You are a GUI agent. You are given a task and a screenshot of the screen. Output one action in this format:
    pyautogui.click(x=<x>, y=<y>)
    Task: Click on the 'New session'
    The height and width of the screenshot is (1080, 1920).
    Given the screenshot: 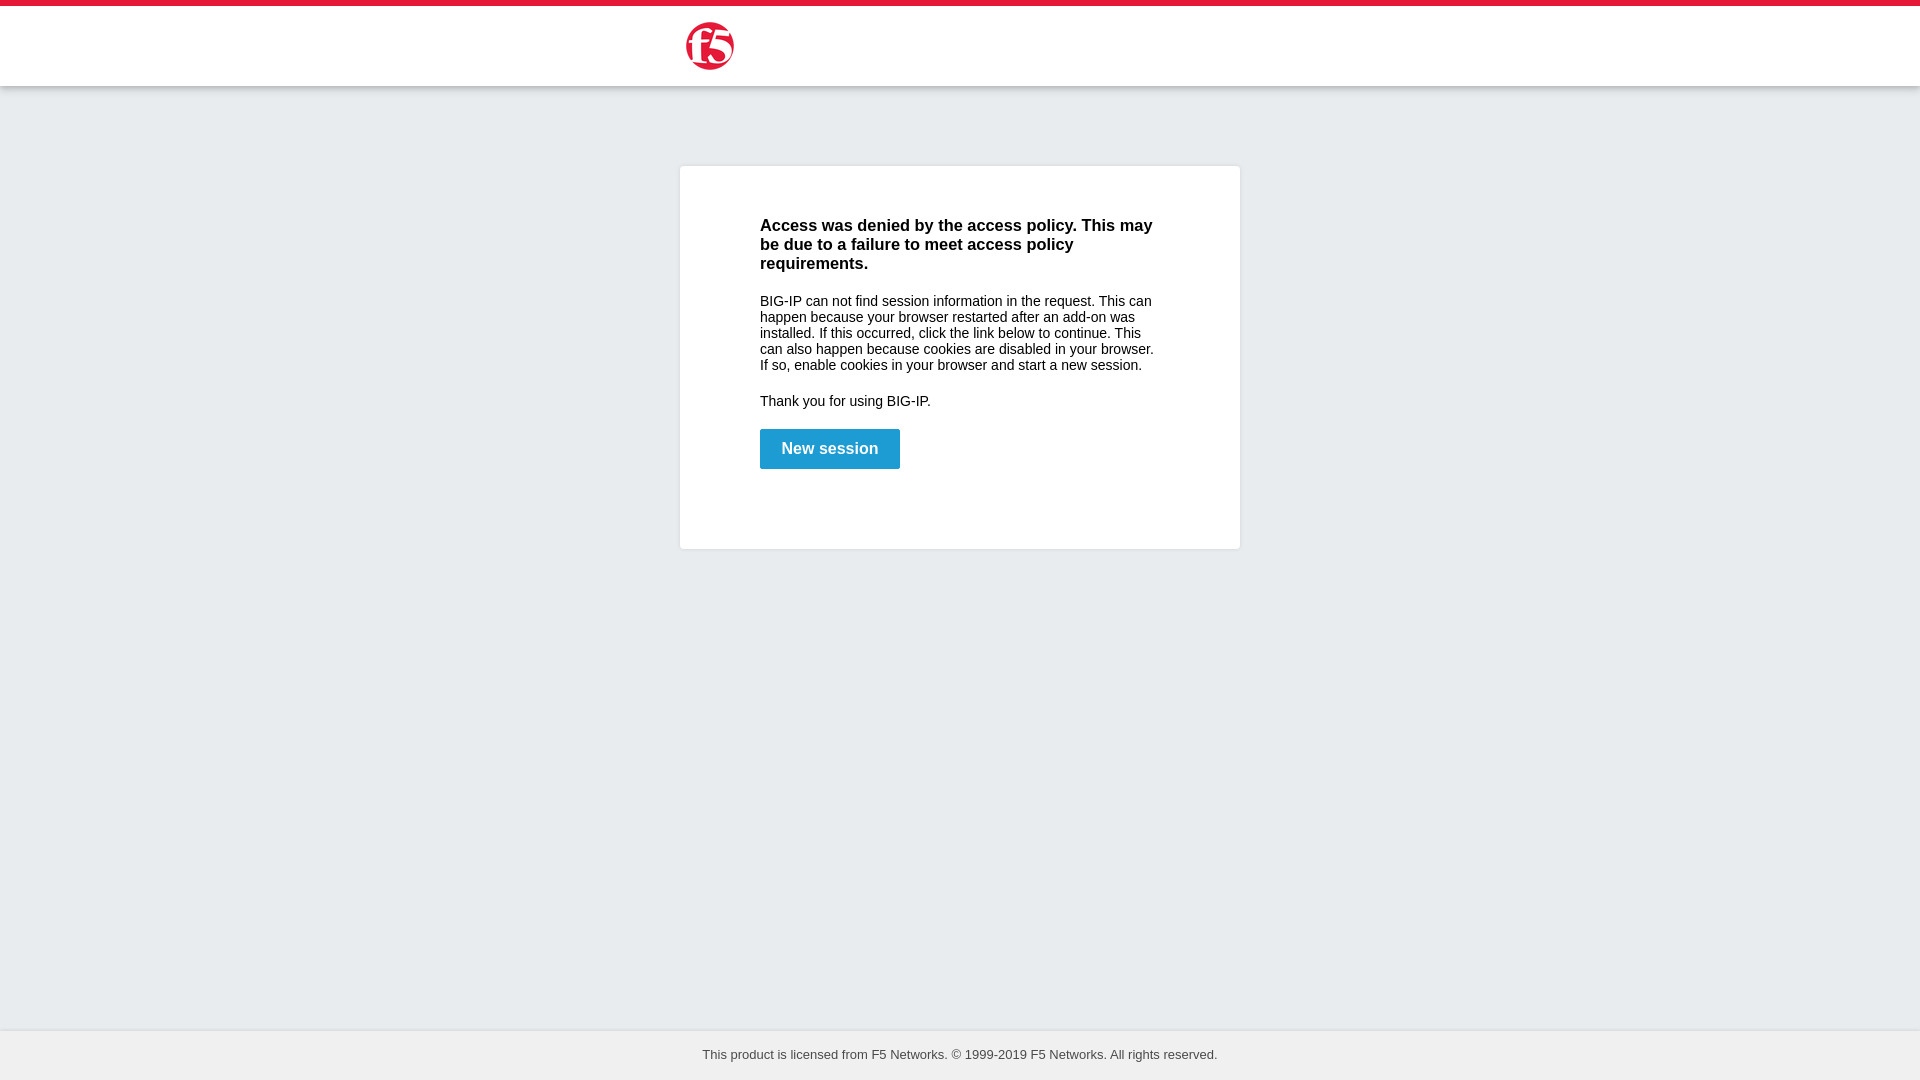 What is the action you would take?
    pyautogui.click(x=830, y=447)
    